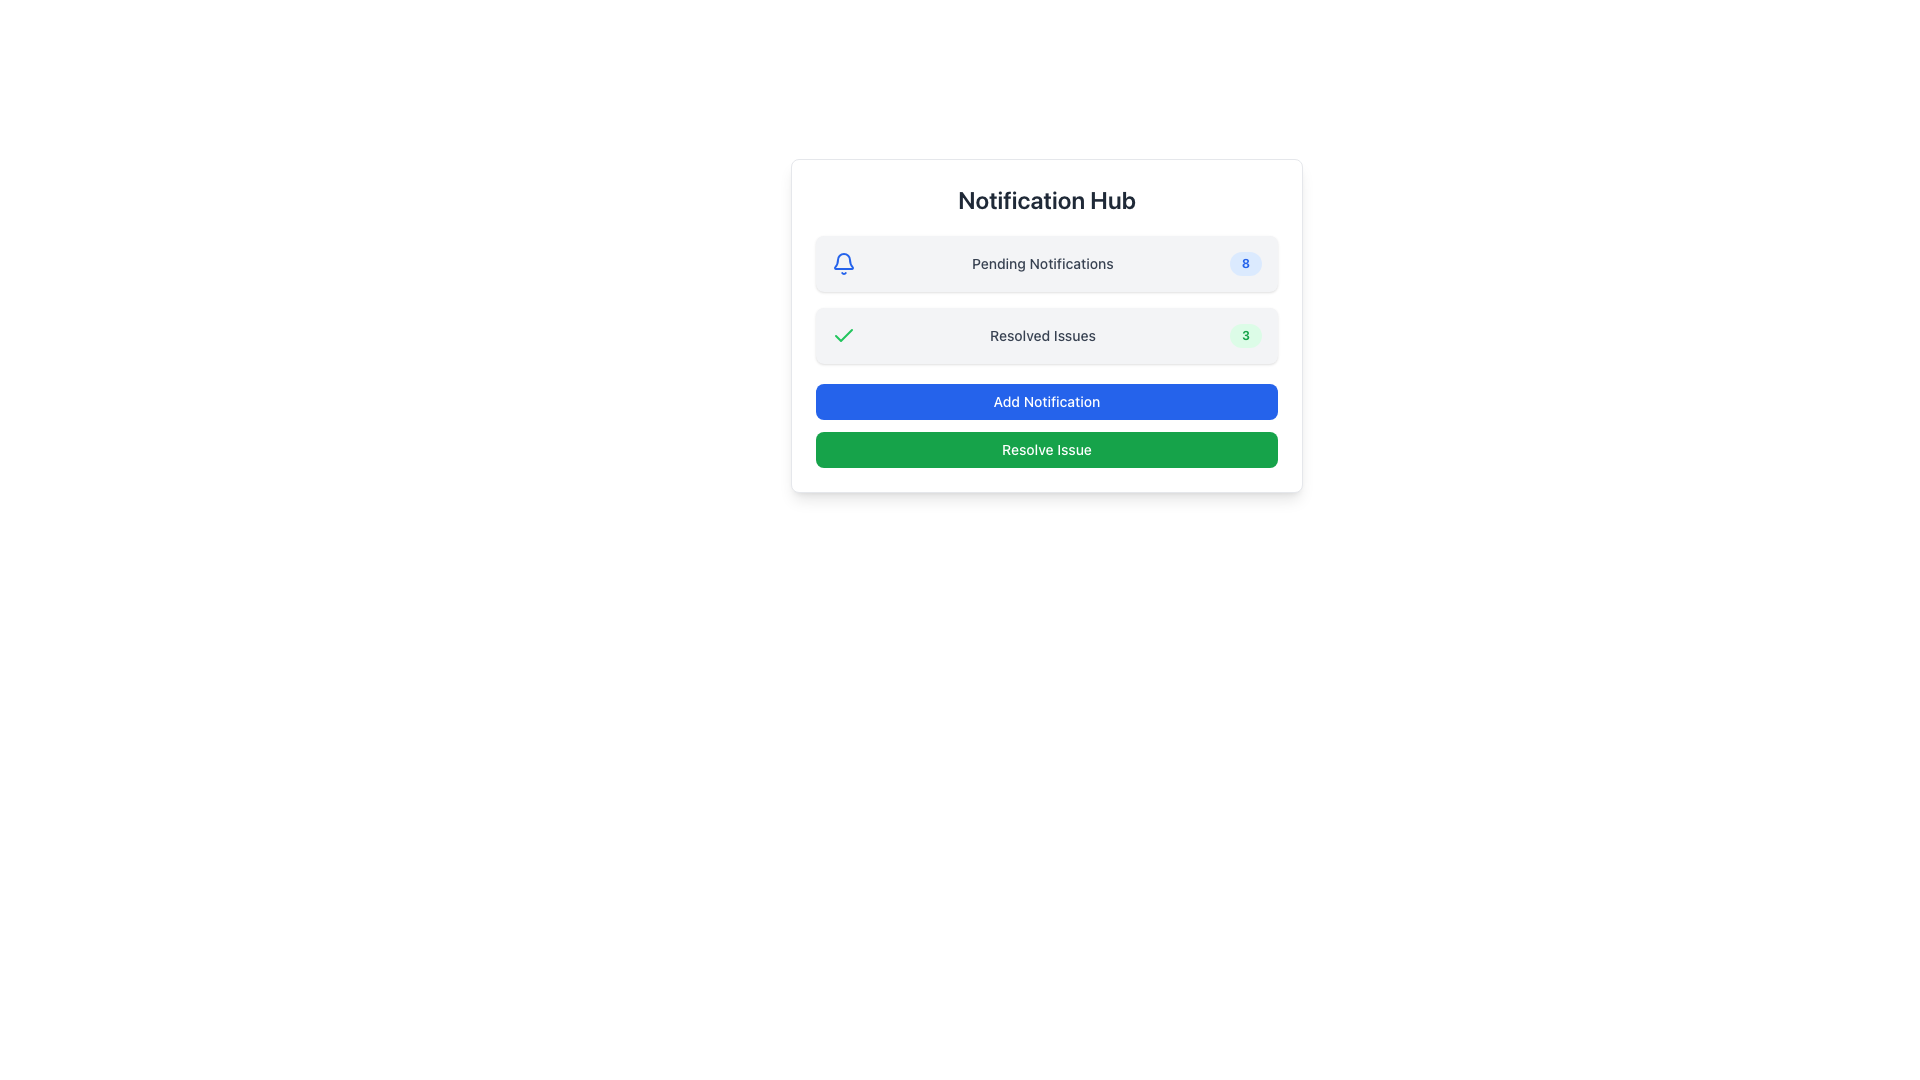 The height and width of the screenshot is (1080, 1920). Describe the element at coordinates (844, 260) in the screenshot. I see `the bell icon located beside the 'Pending Notifications' text in the Notification Hub interface to read the tooltip` at that location.